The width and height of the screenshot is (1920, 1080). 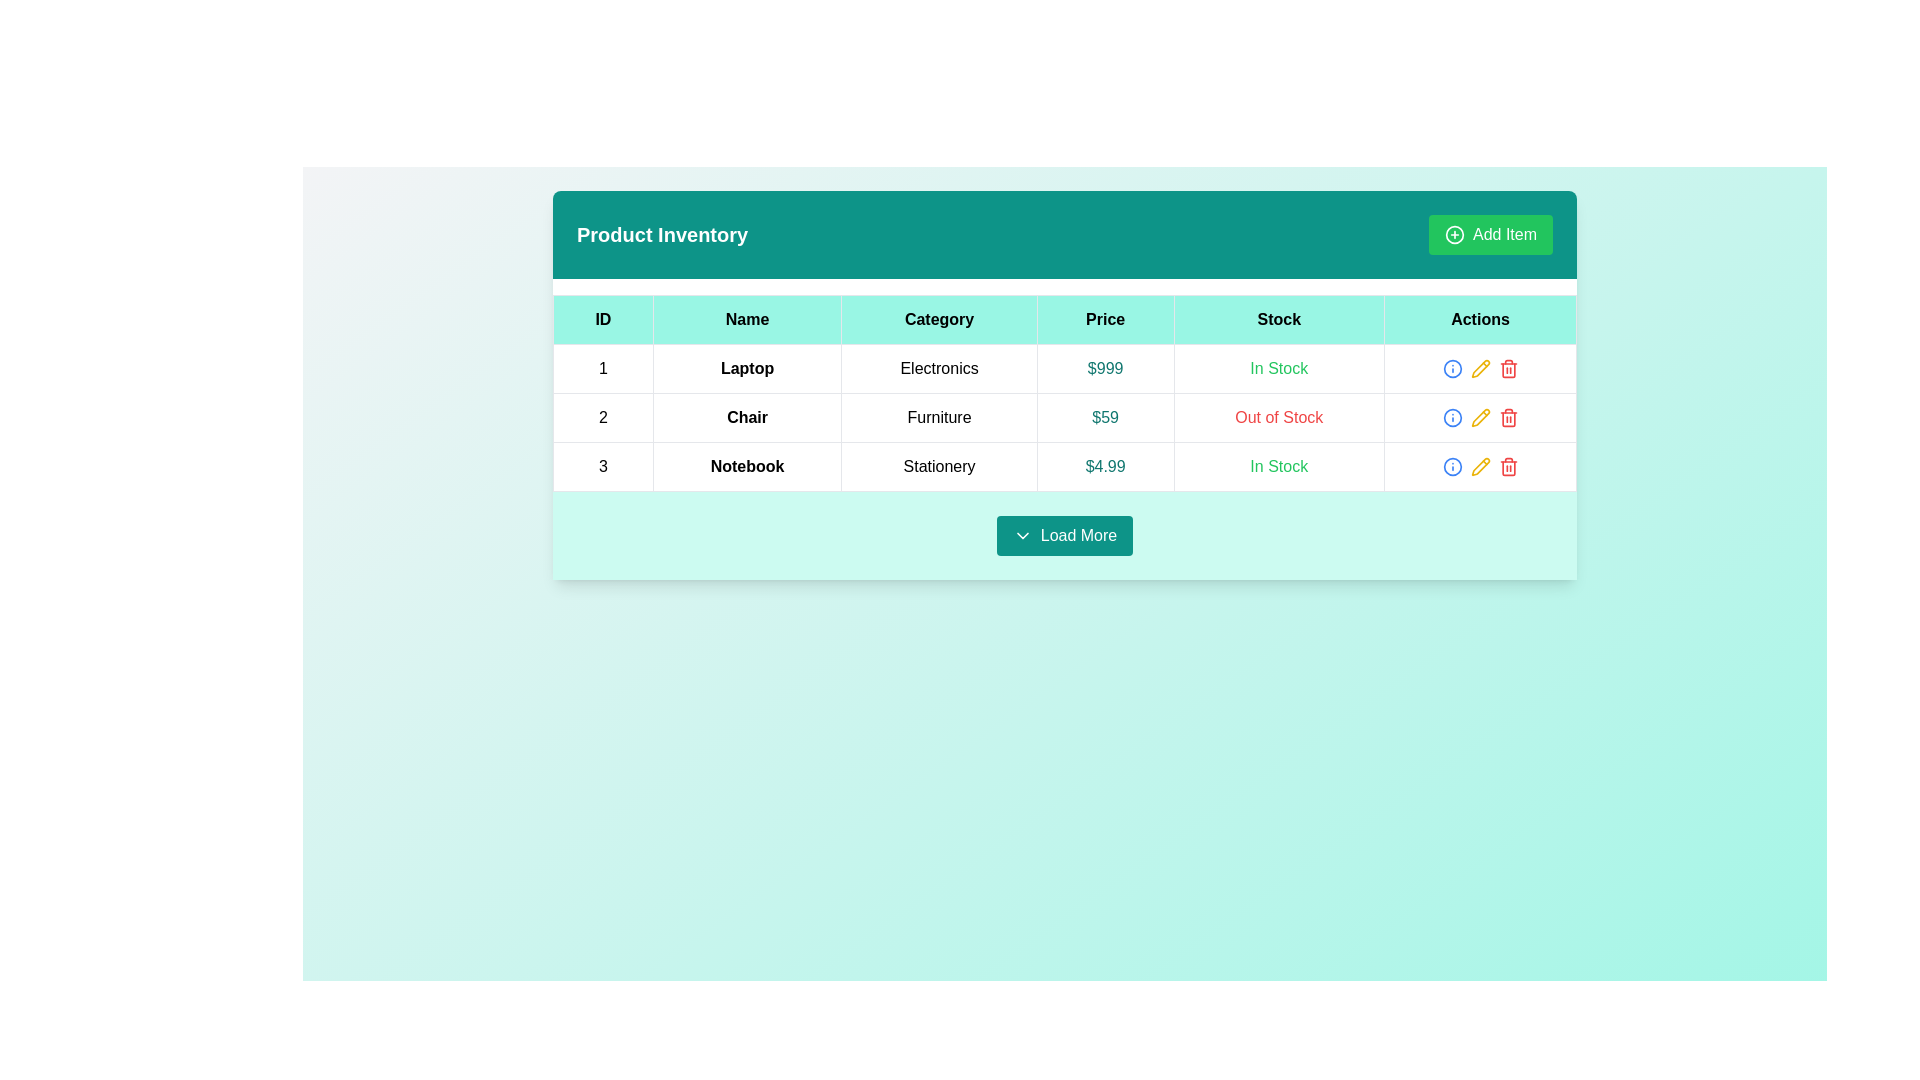 What do you see at coordinates (1508, 416) in the screenshot?
I see `the delete icon button located in the Actions column of the second row in the table` at bounding box center [1508, 416].